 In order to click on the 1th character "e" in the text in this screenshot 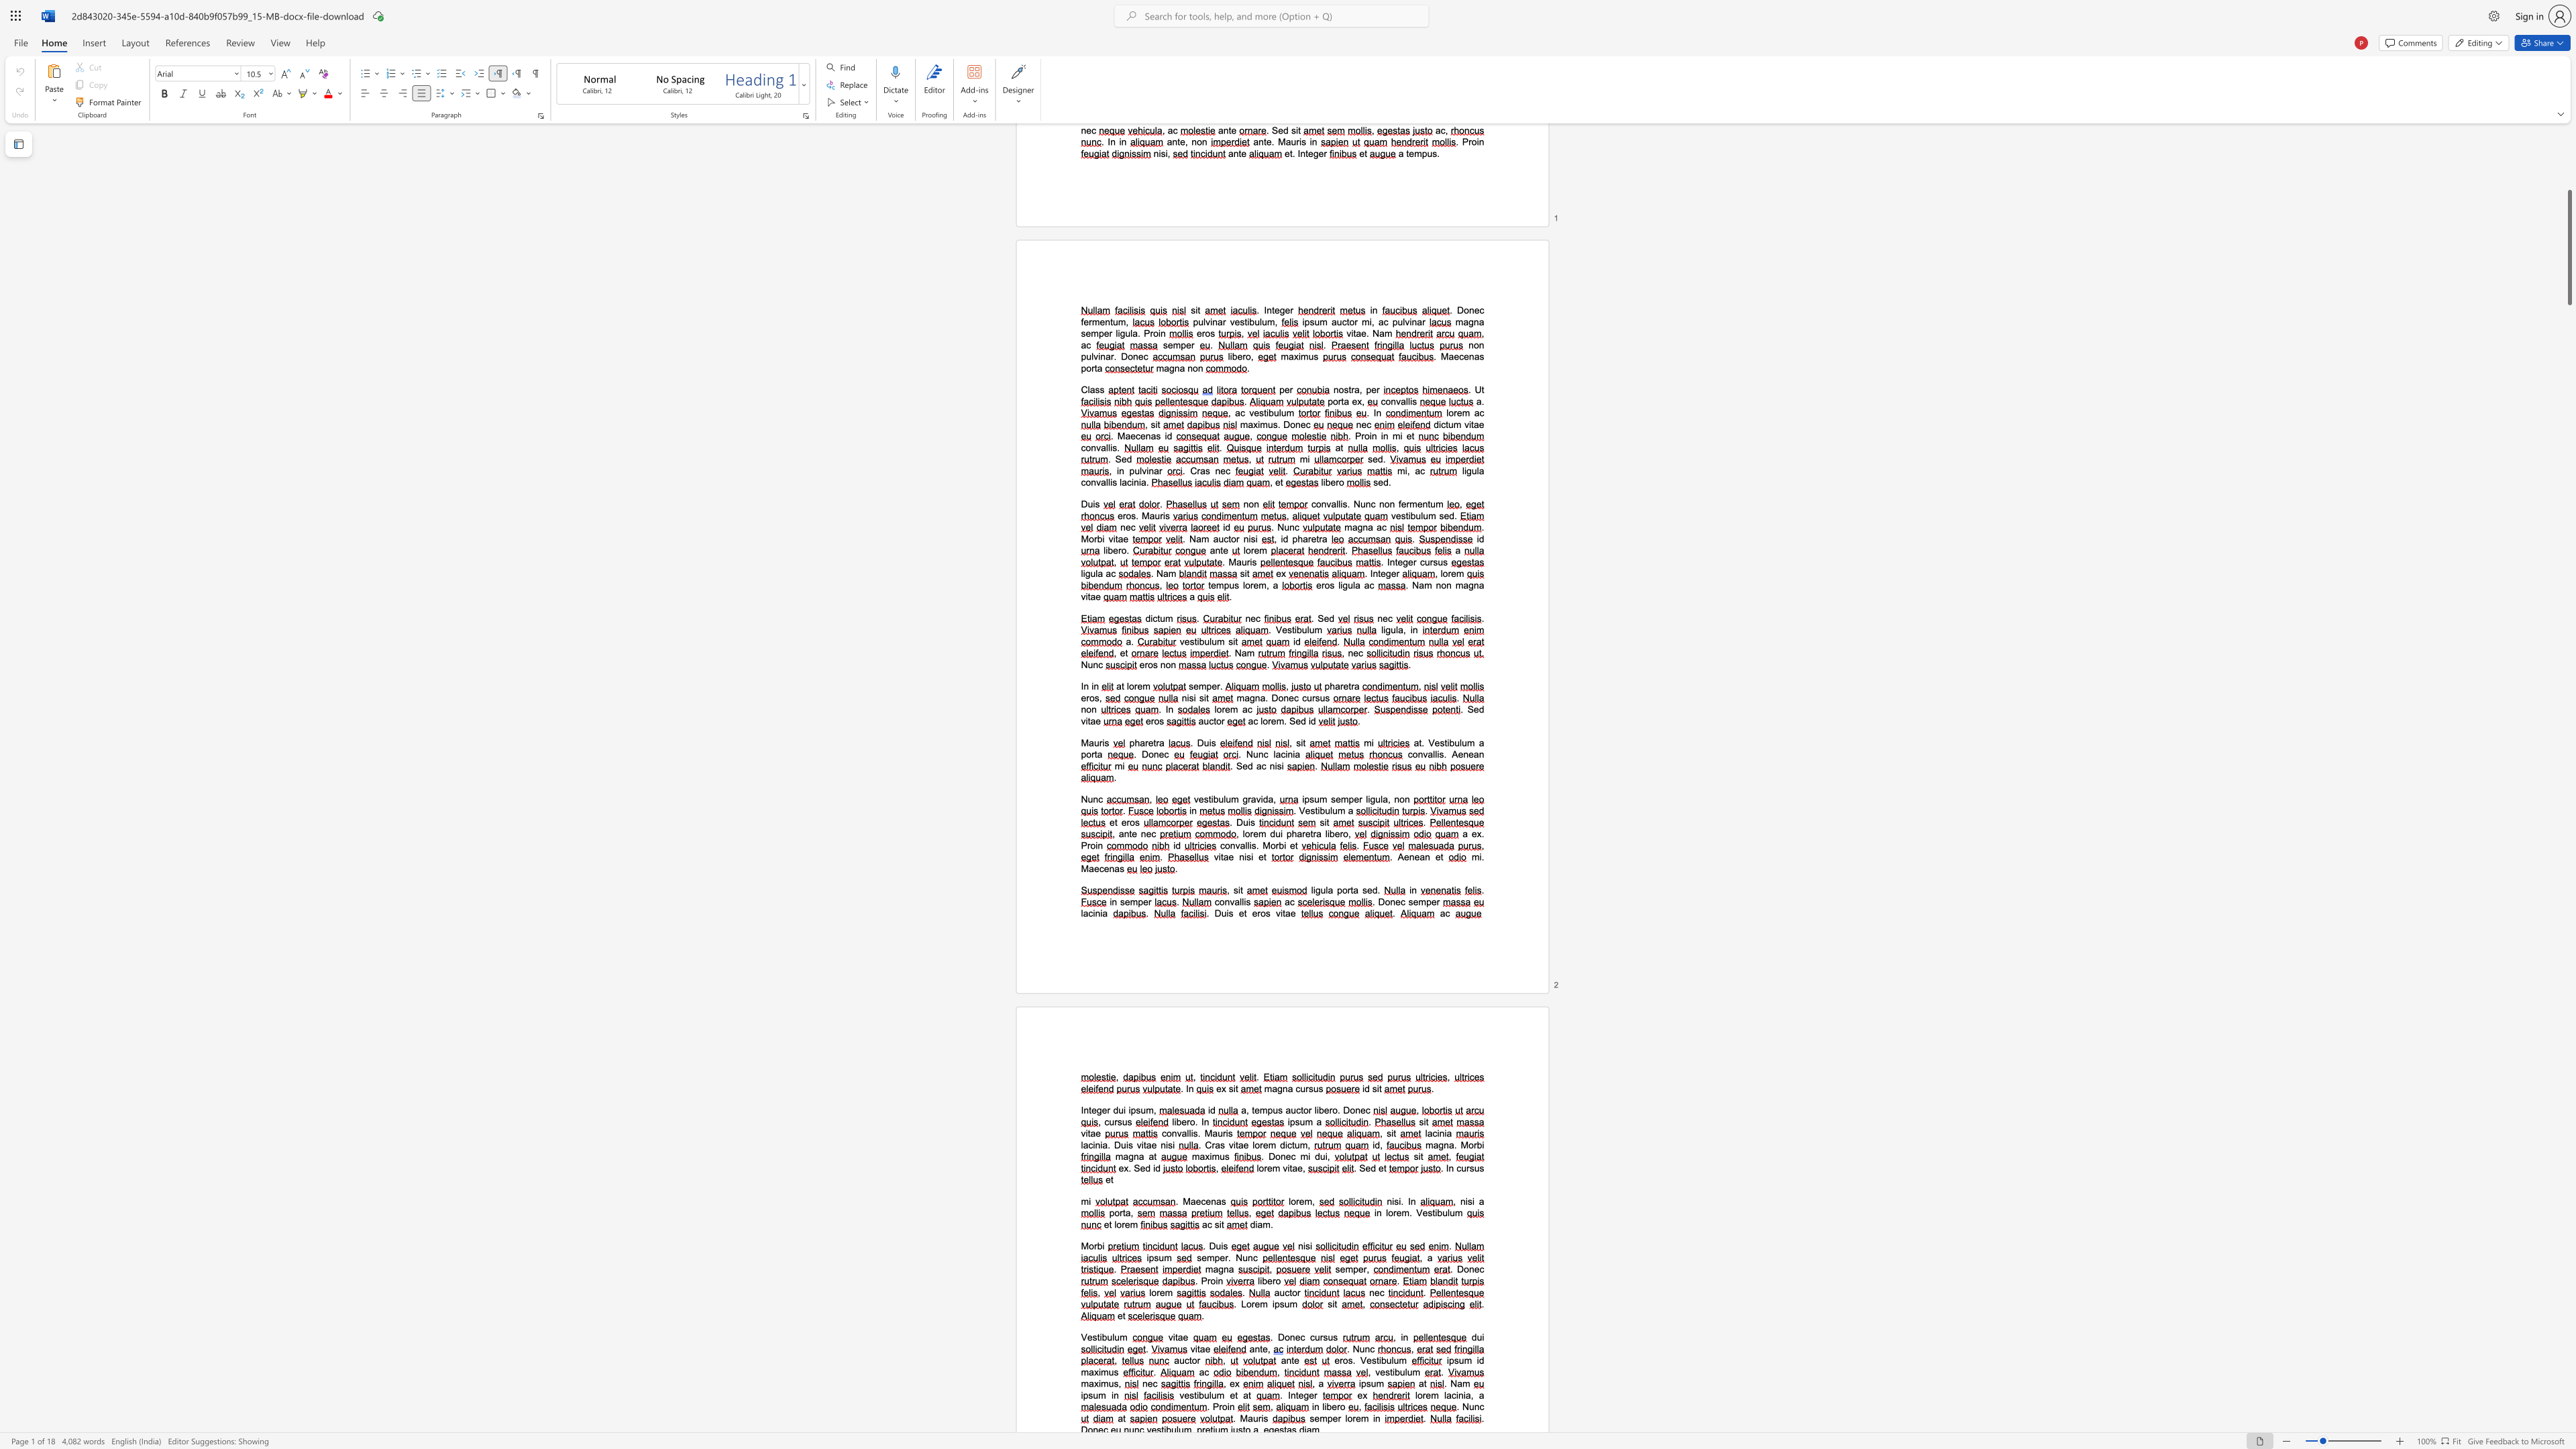, I will do `click(1153, 1144)`.